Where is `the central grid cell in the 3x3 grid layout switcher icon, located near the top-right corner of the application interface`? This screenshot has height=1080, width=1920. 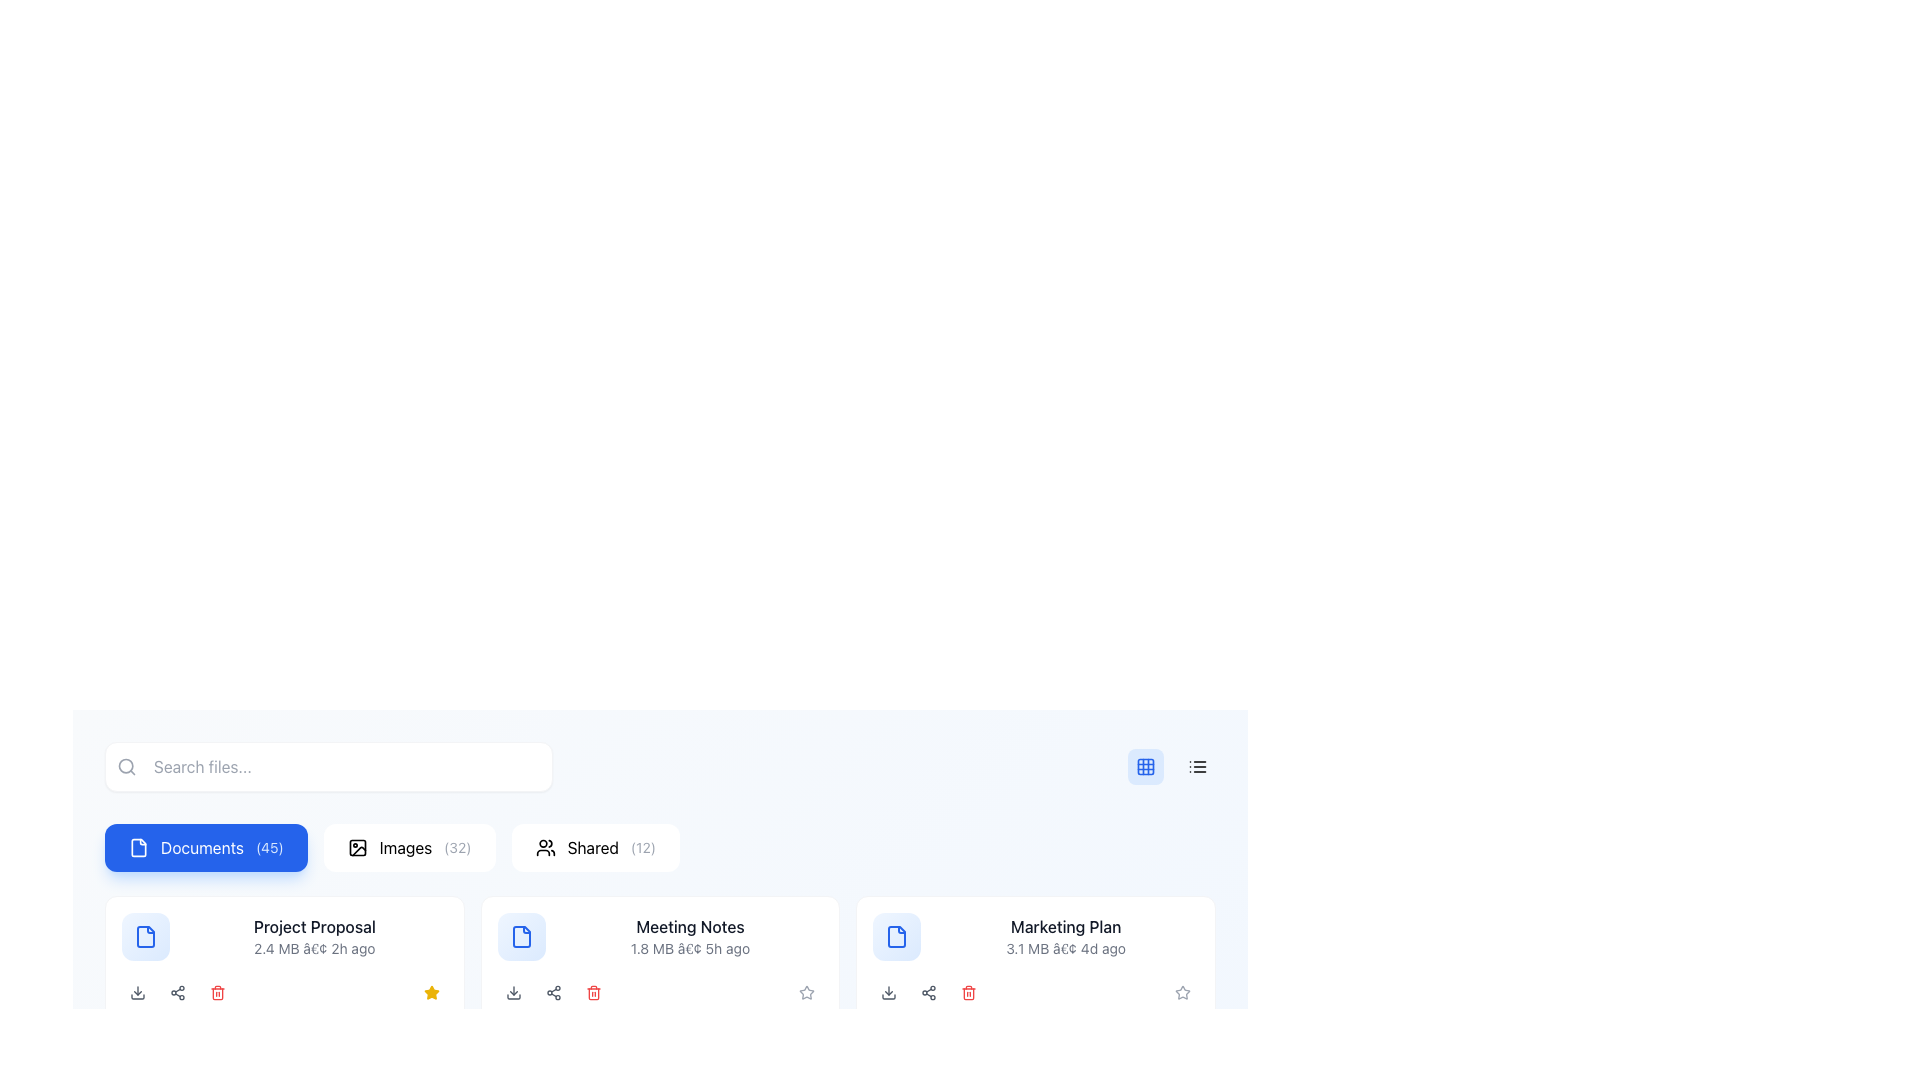
the central grid cell in the 3x3 grid layout switcher icon, located near the top-right corner of the application interface is located at coordinates (1146, 766).